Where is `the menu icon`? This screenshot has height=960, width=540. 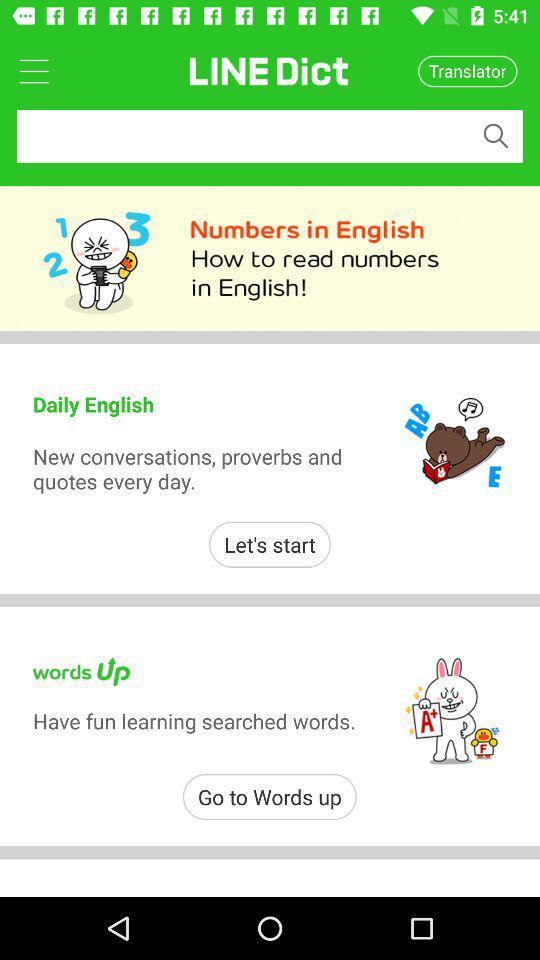
the menu icon is located at coordinates (33, 70).